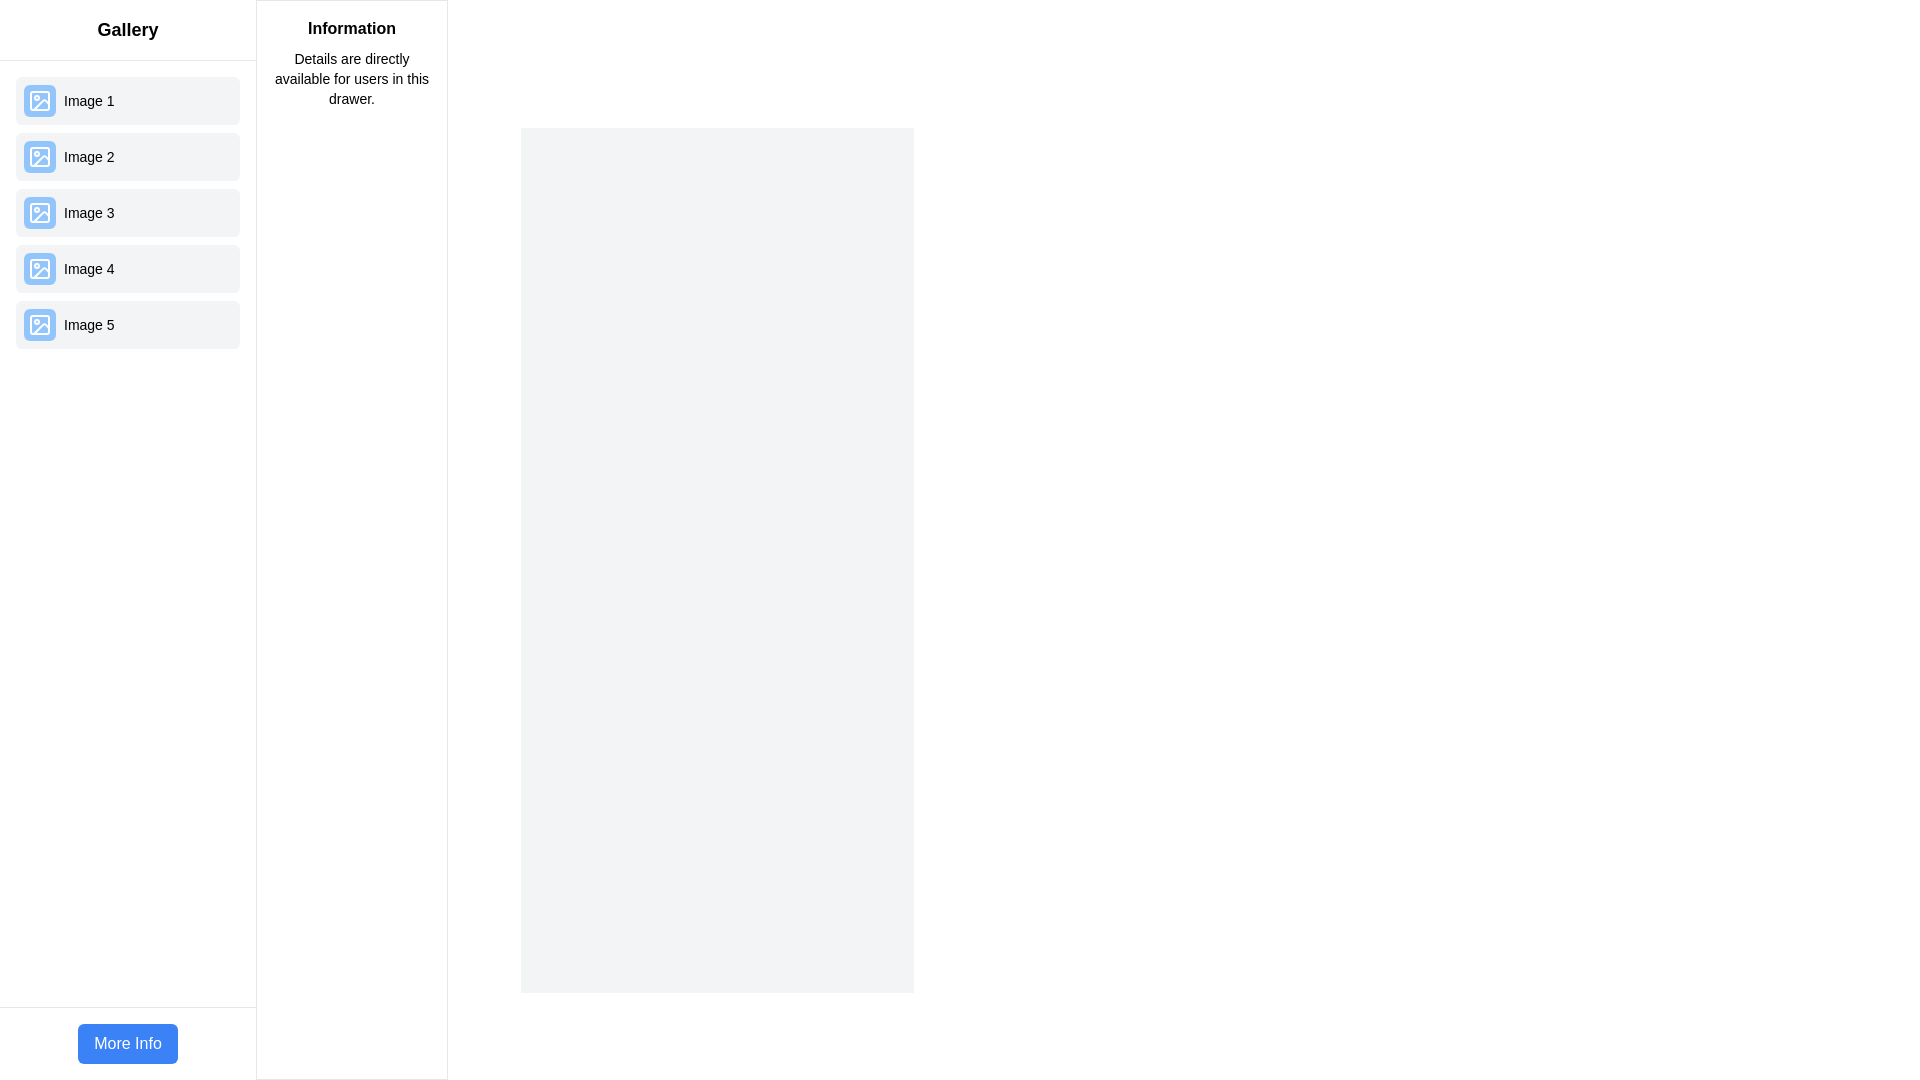 The width and height of the screenshot is (1920, 1080). What do you see at coordinates (351, 77) in the screenshot?
I see `text block containing 'Details are directly available for users in this drawer.' located below the 'Information' heading in the right sidebar` at bounding box center [351, 77].